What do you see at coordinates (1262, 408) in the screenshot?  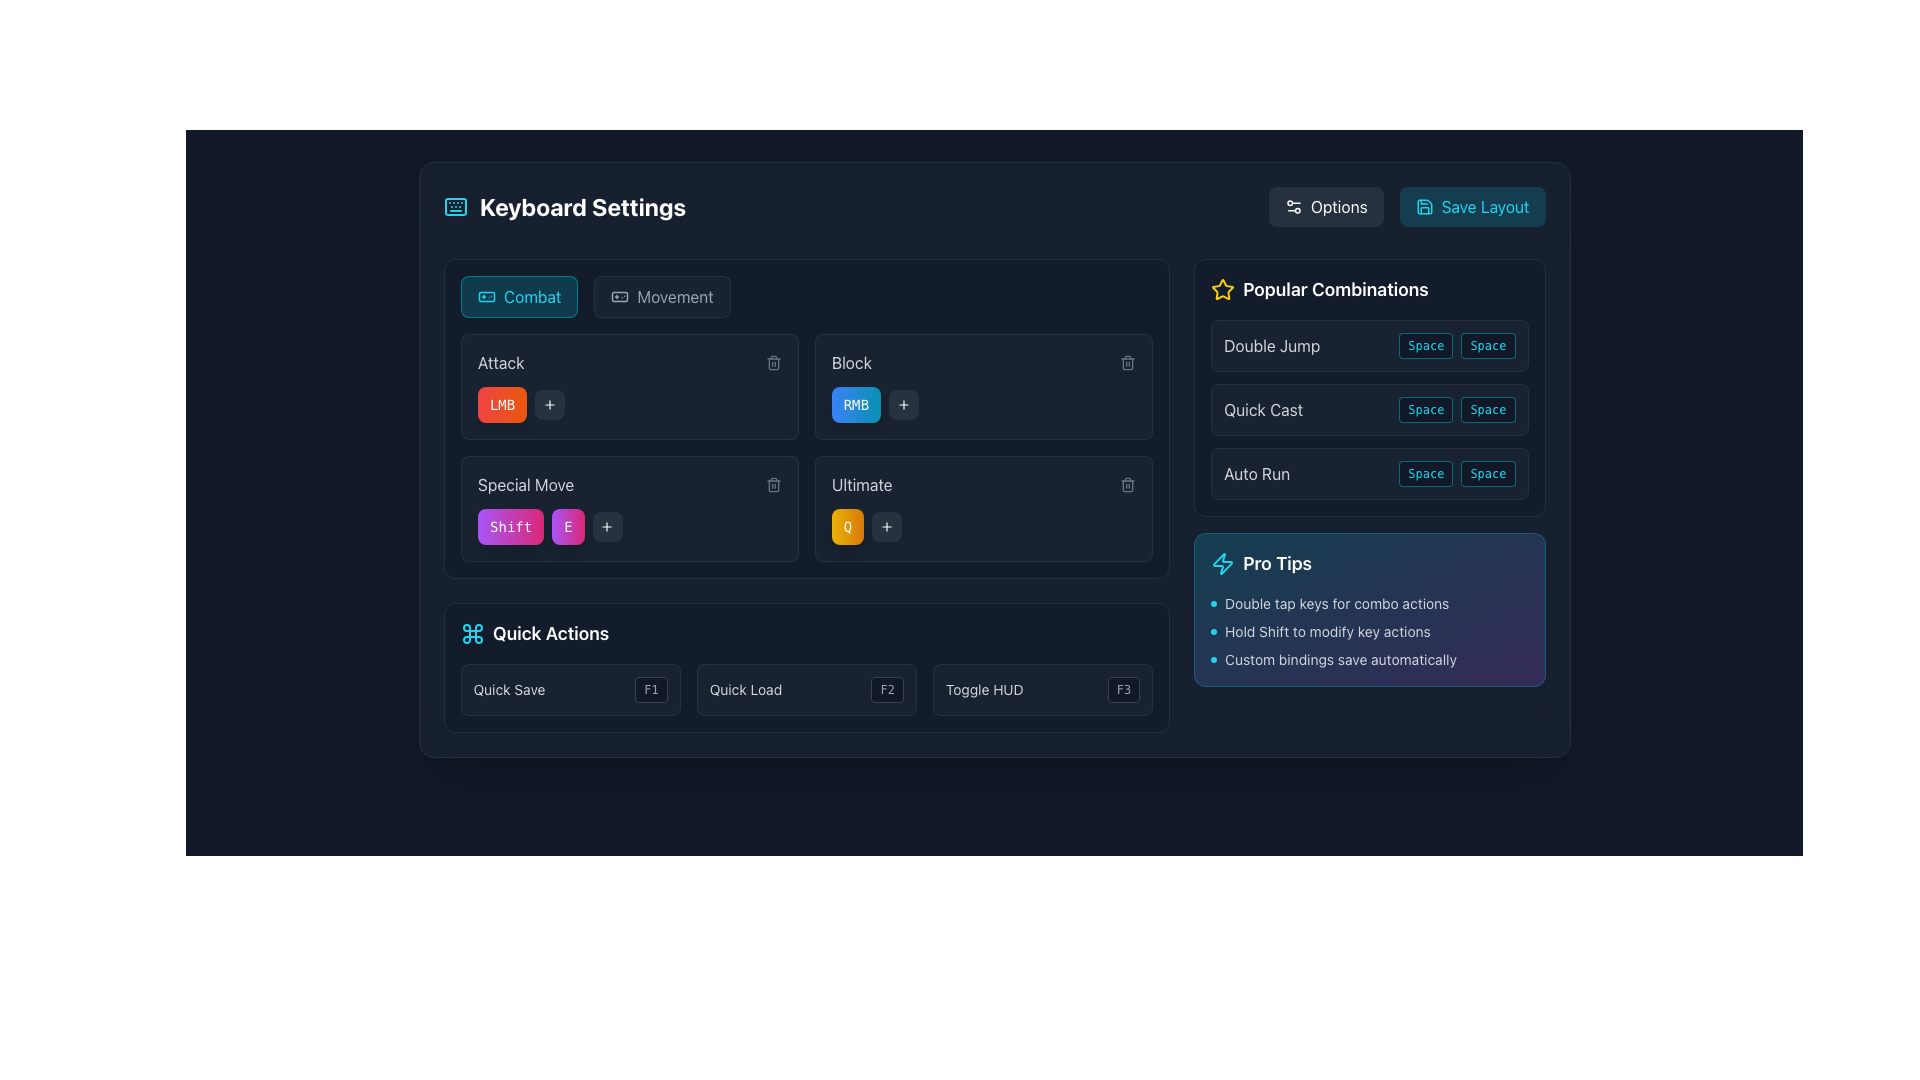 I see `the static label 'Quick Cast' located in the right panel under the 'Popular Combinations' section, which is the first element in a list of labels` at bounding box center [1262, 408].